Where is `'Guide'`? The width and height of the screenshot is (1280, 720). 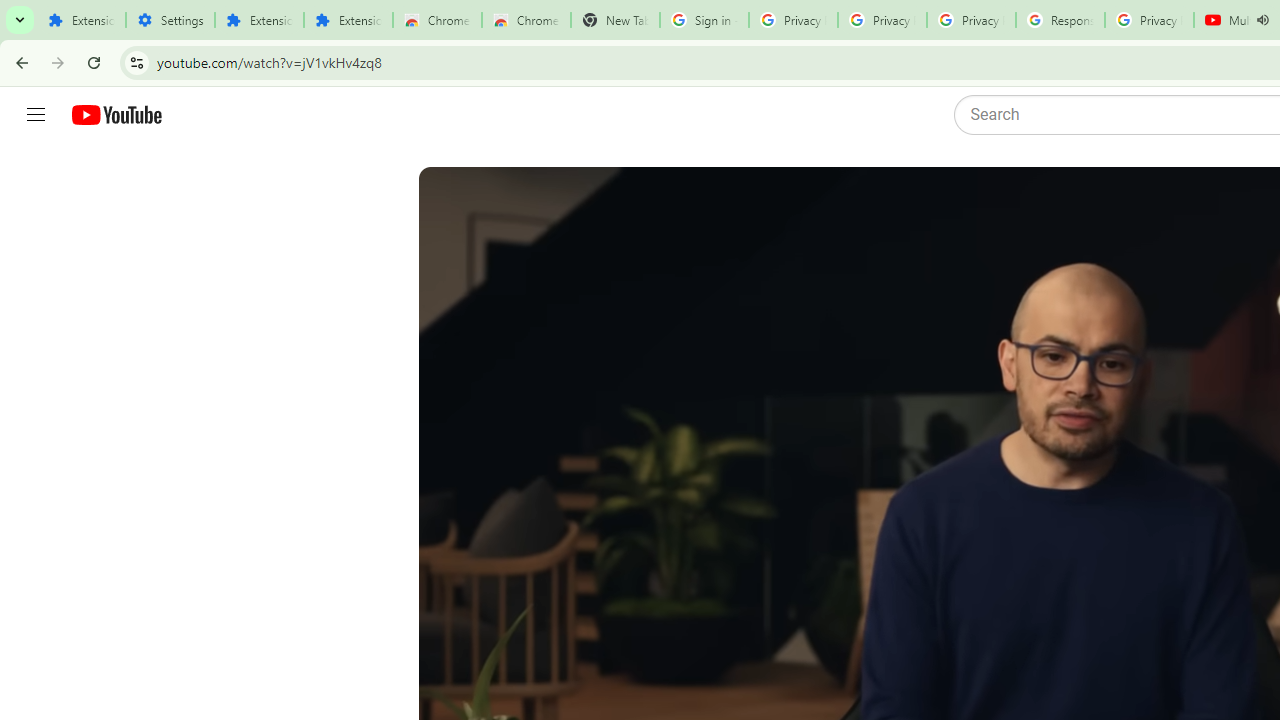
'Guide' is located at coordinates (35, 115).